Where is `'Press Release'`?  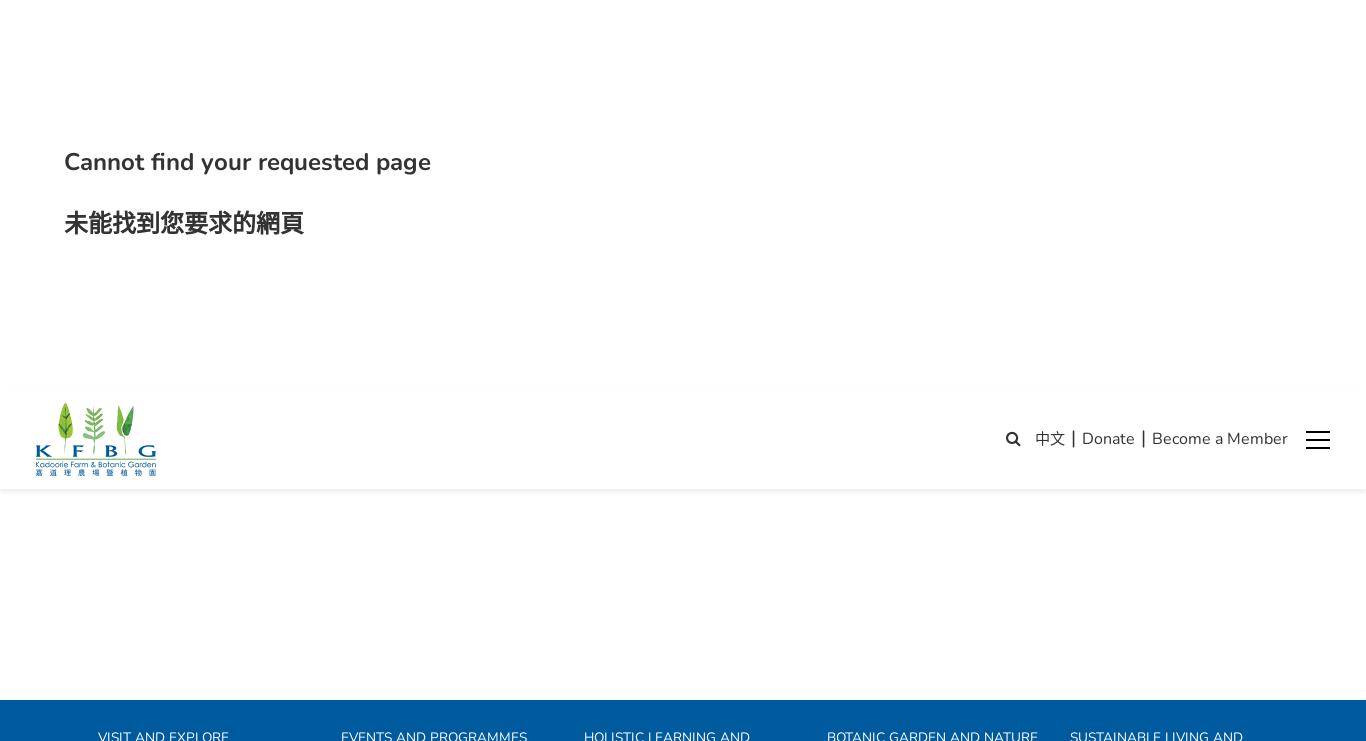
'Press Release' is located at coordinates (1109, 724).